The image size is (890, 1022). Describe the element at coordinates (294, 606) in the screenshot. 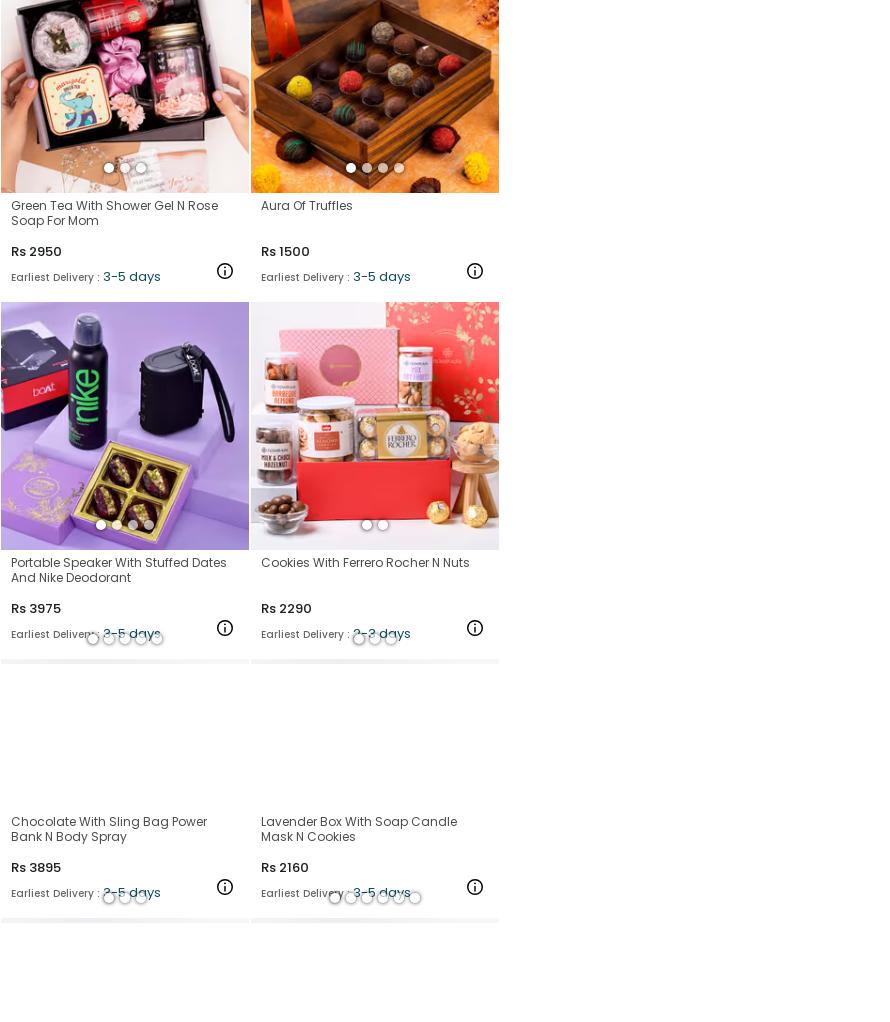

I see `'2290'` at that location.